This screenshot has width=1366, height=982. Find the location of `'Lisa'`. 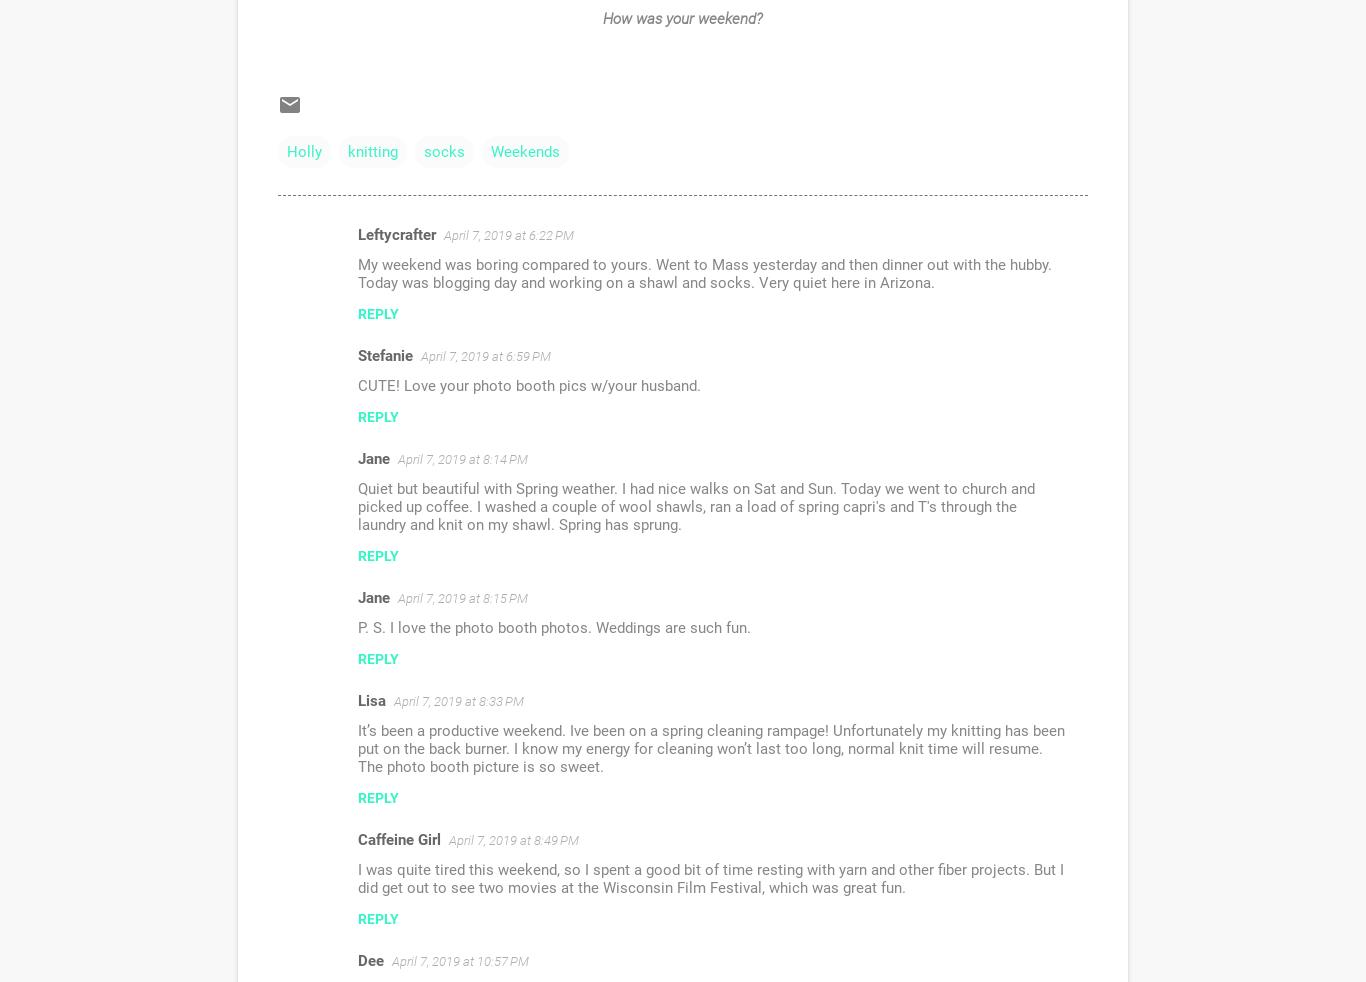

'Lisa' is located at coordinates (370, 699).